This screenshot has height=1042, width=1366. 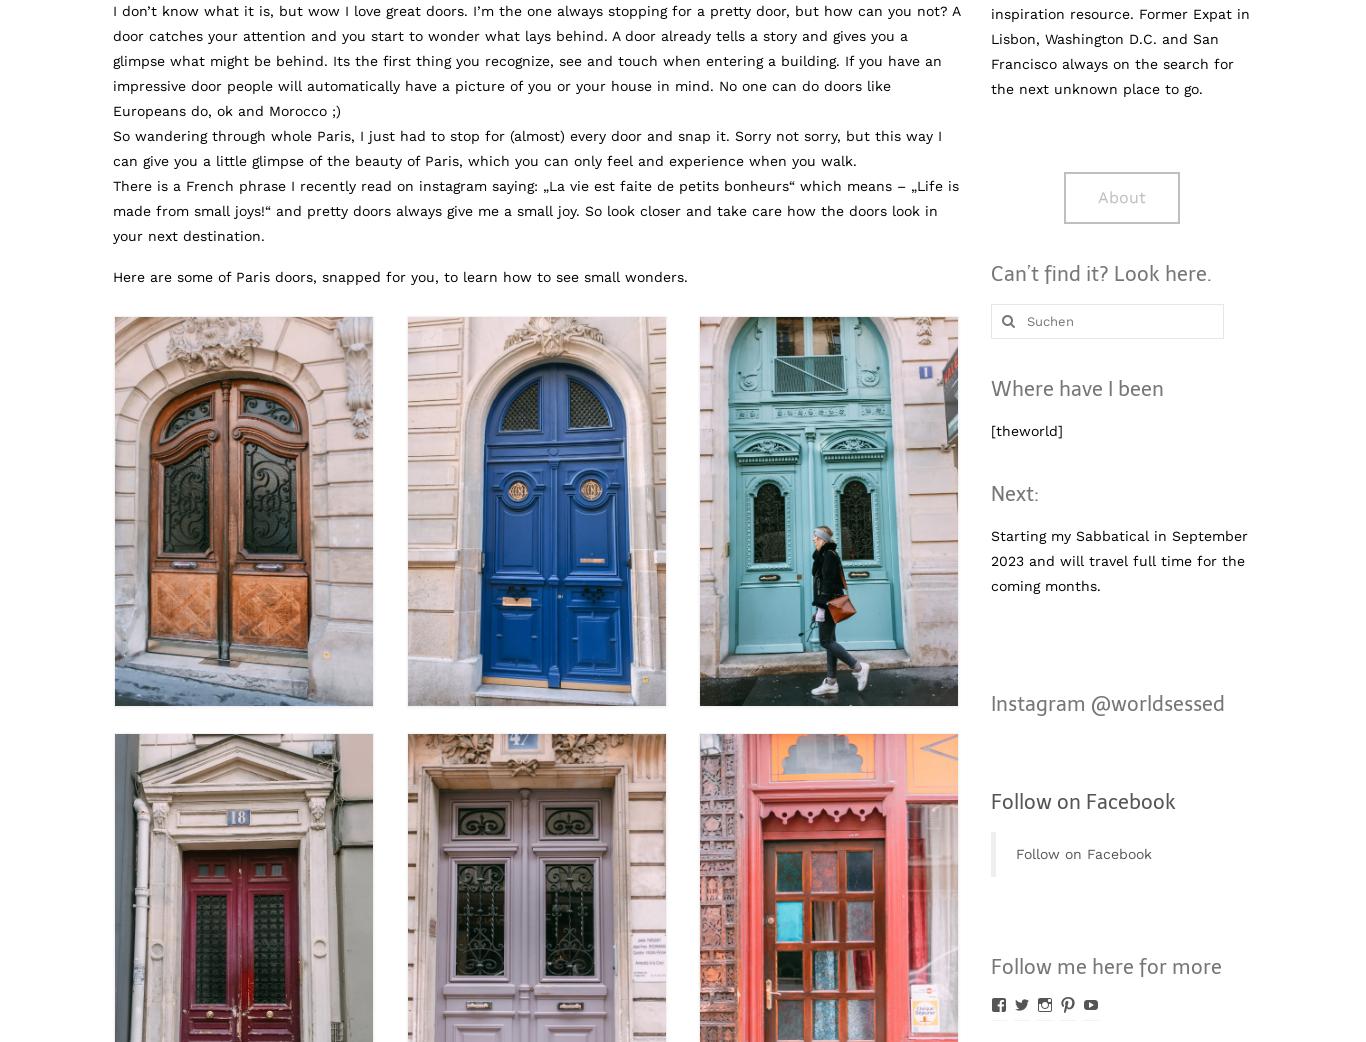 I want to click on 'Can’t find it? Look here.', so click(x=1099, y=273).